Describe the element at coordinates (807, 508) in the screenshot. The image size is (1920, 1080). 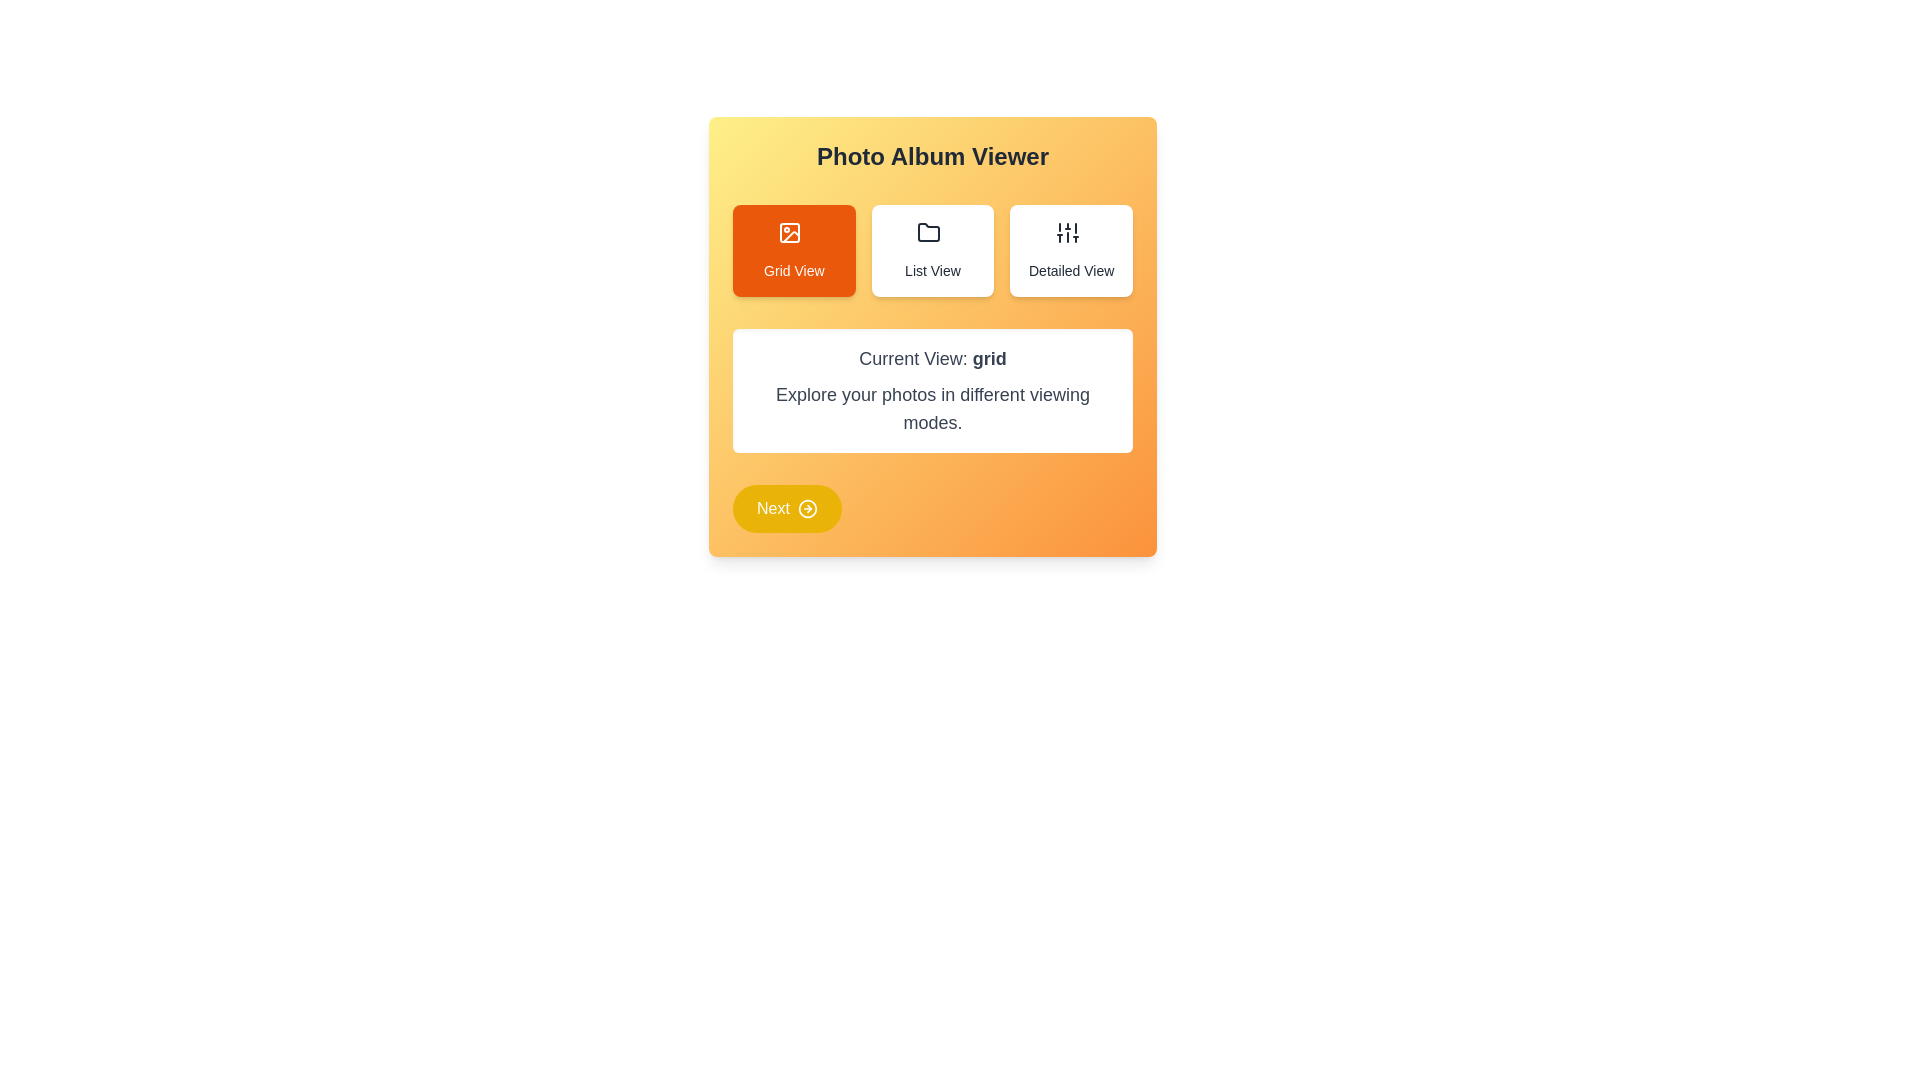
I see `the 'Next' button icon located to the right of the word 'Next' within the orange rectangular interface at the bottom-left section` at that location.